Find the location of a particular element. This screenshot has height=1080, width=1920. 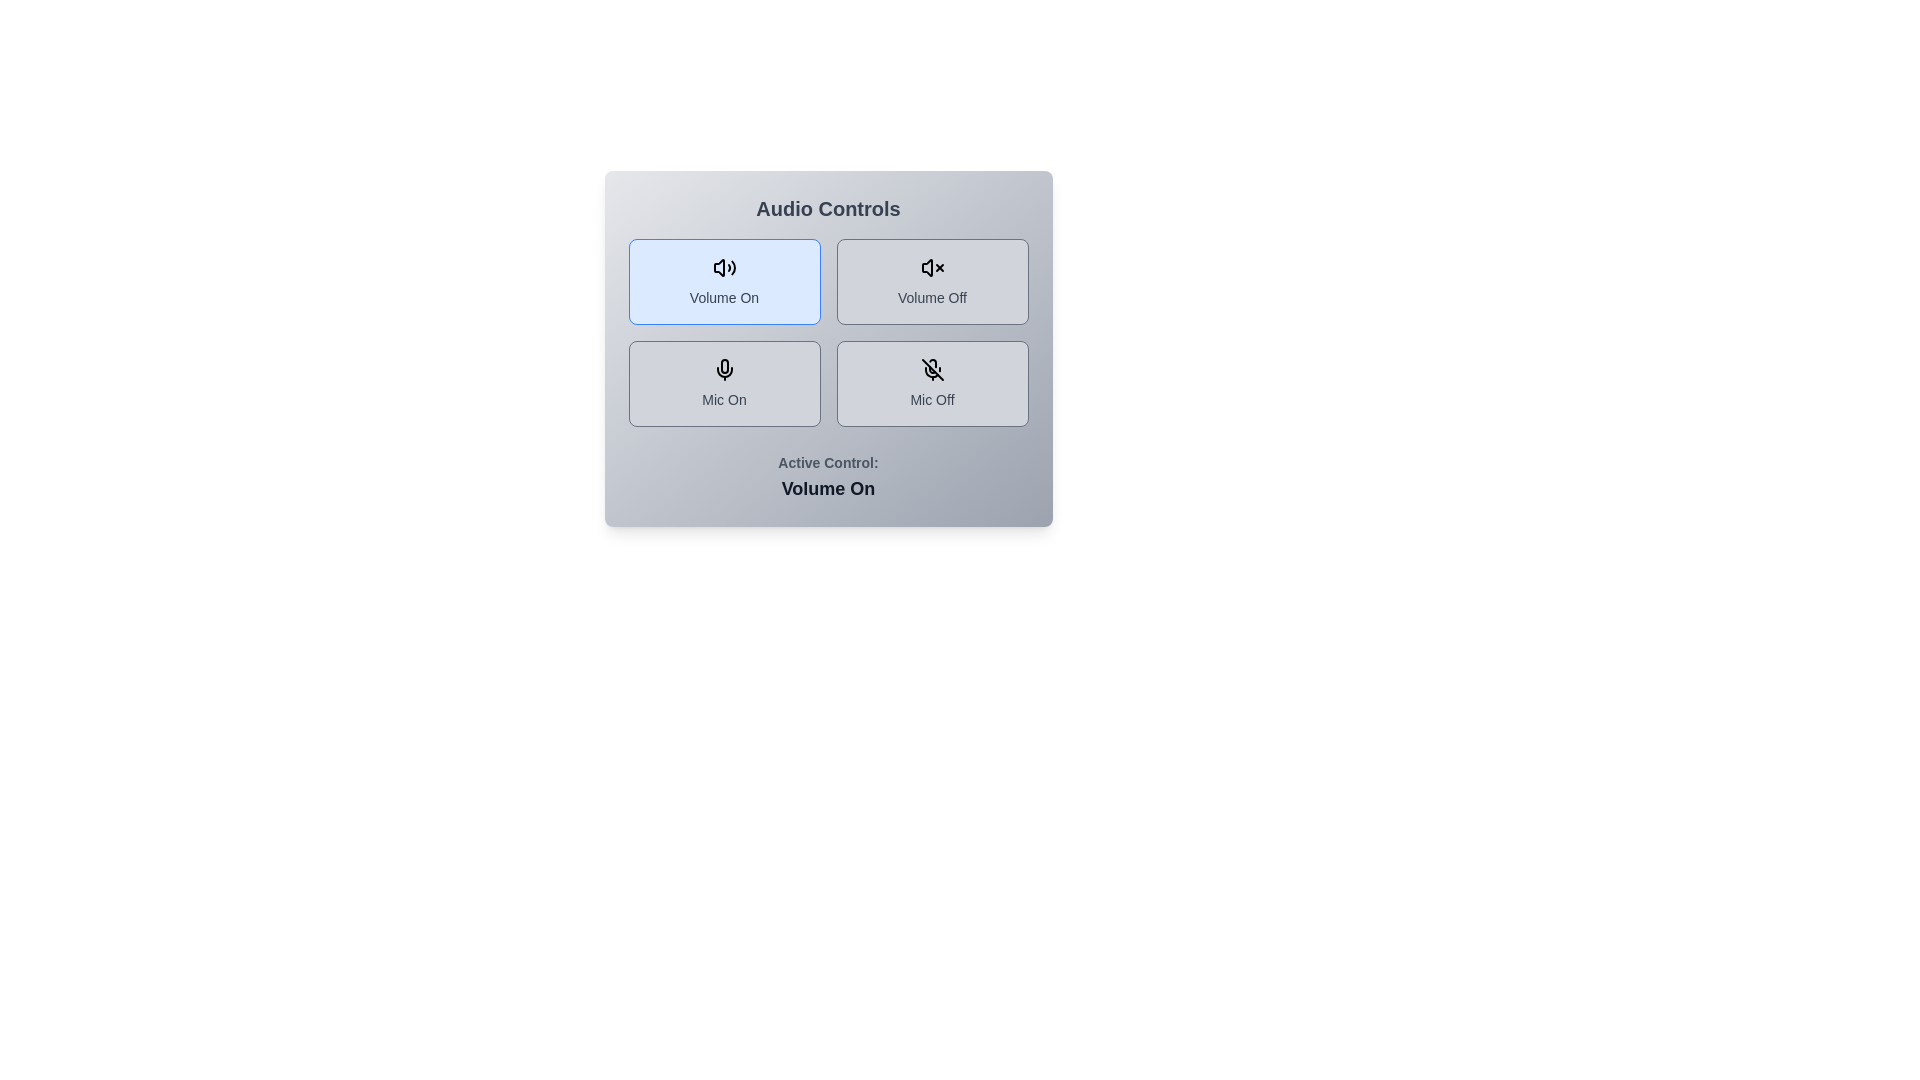

the control option Volume Off by clicking its corresponding button is located at coordinates (931, 281).